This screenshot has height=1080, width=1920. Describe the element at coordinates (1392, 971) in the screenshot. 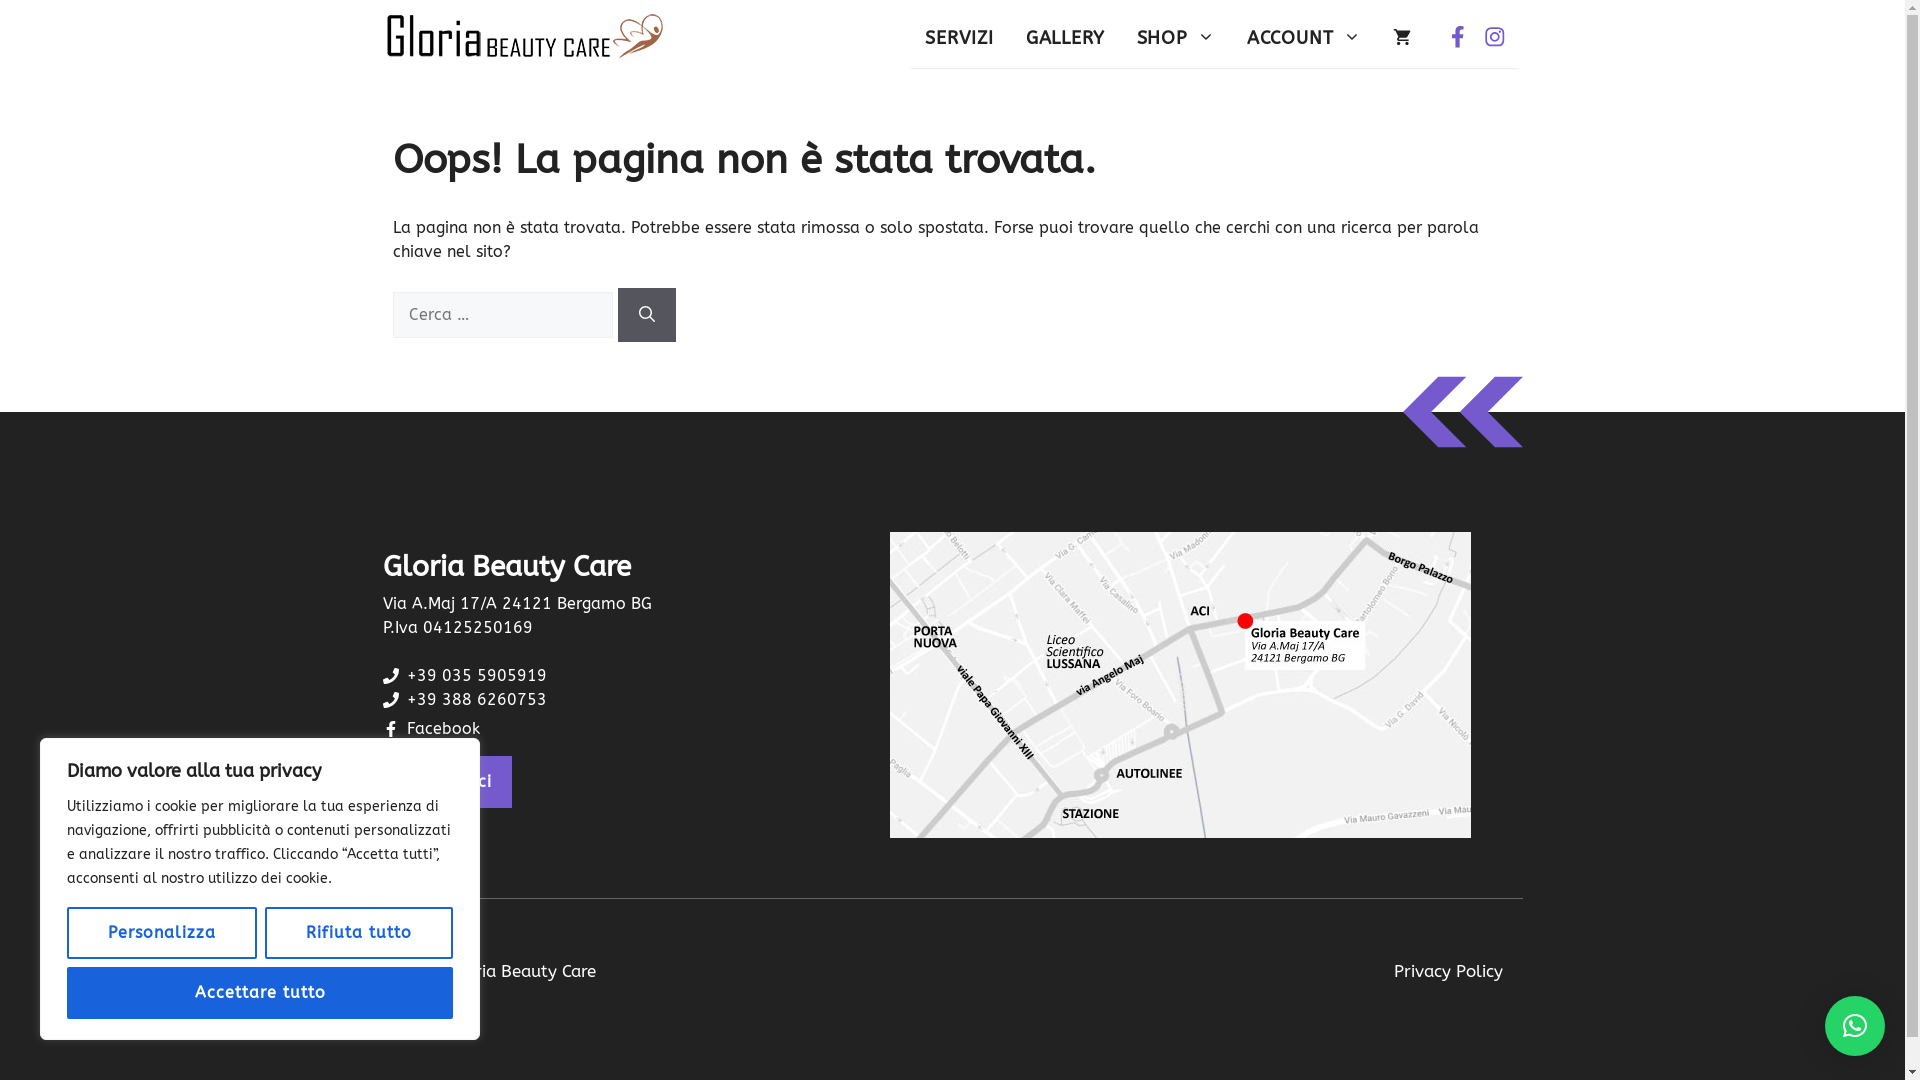

I see `'Privacy Policy'` at that location.